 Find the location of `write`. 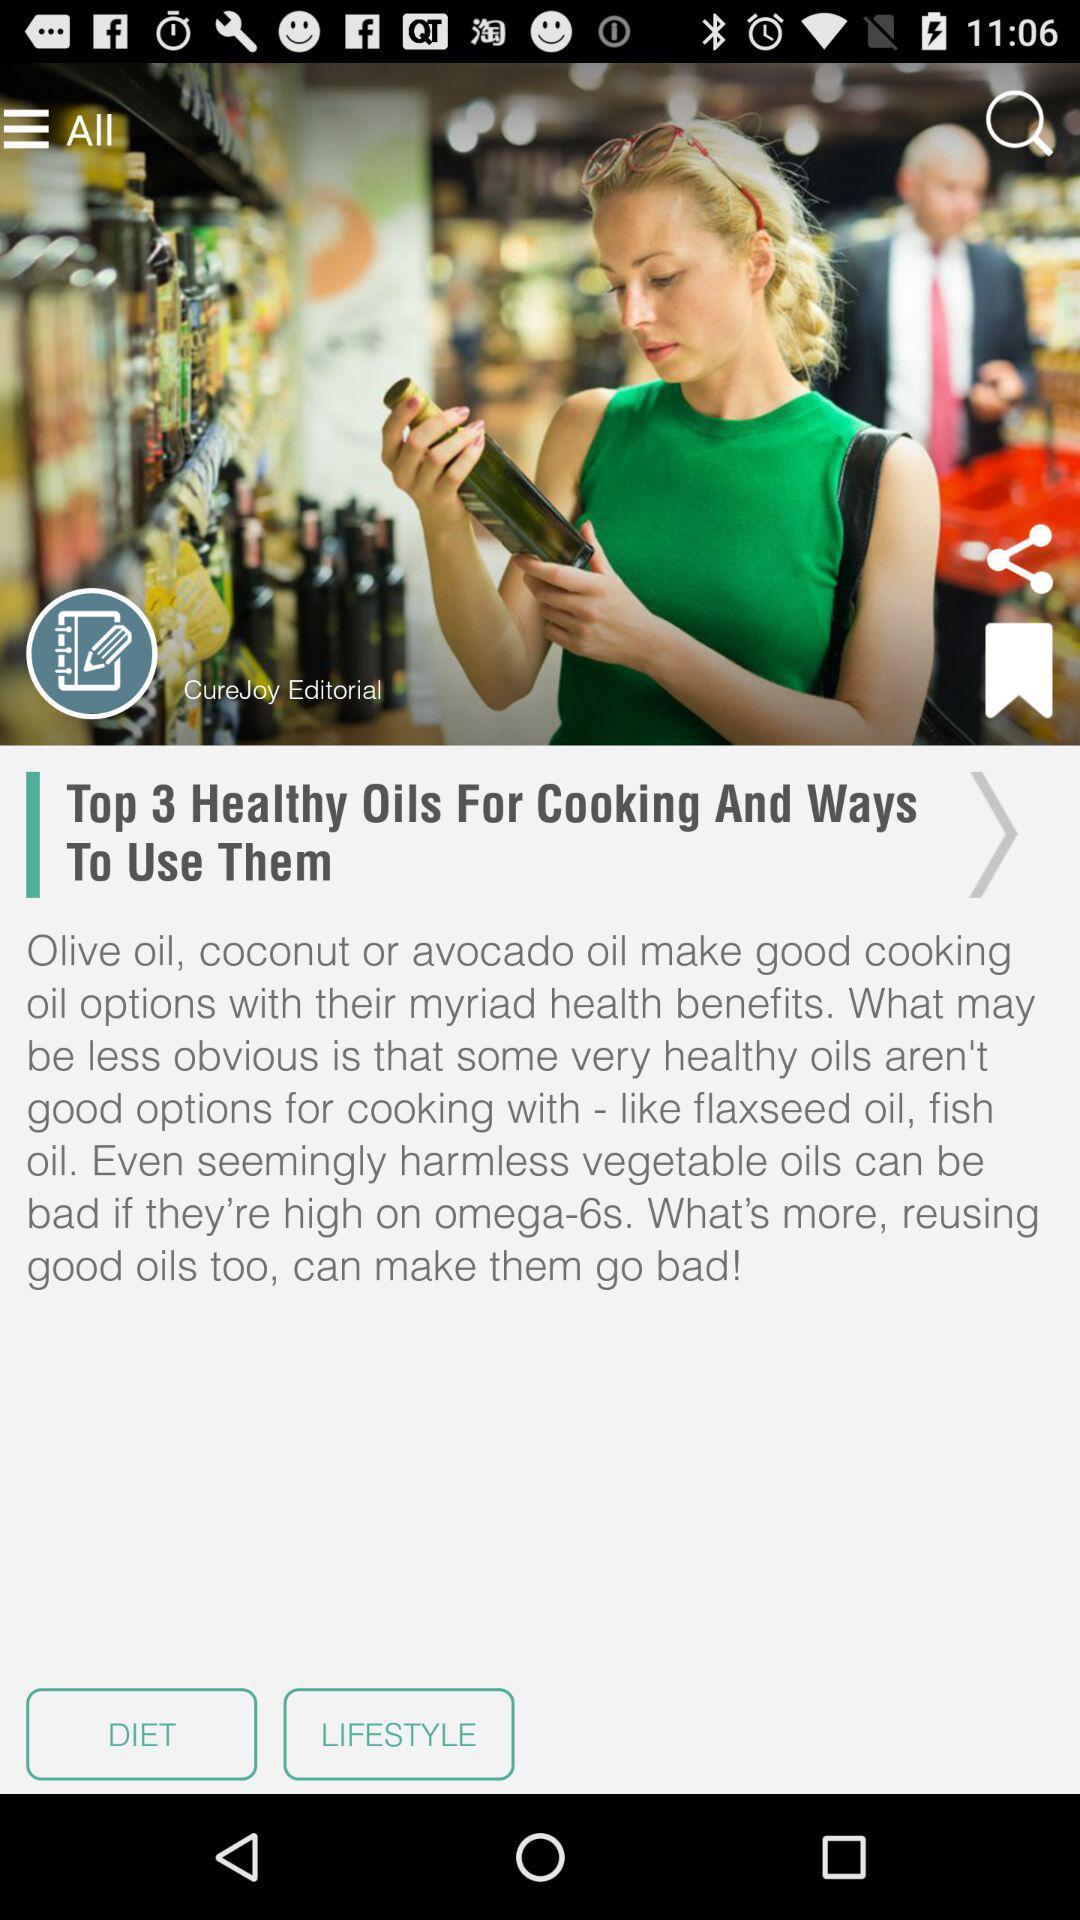

write is located at coordinates (91, 653).